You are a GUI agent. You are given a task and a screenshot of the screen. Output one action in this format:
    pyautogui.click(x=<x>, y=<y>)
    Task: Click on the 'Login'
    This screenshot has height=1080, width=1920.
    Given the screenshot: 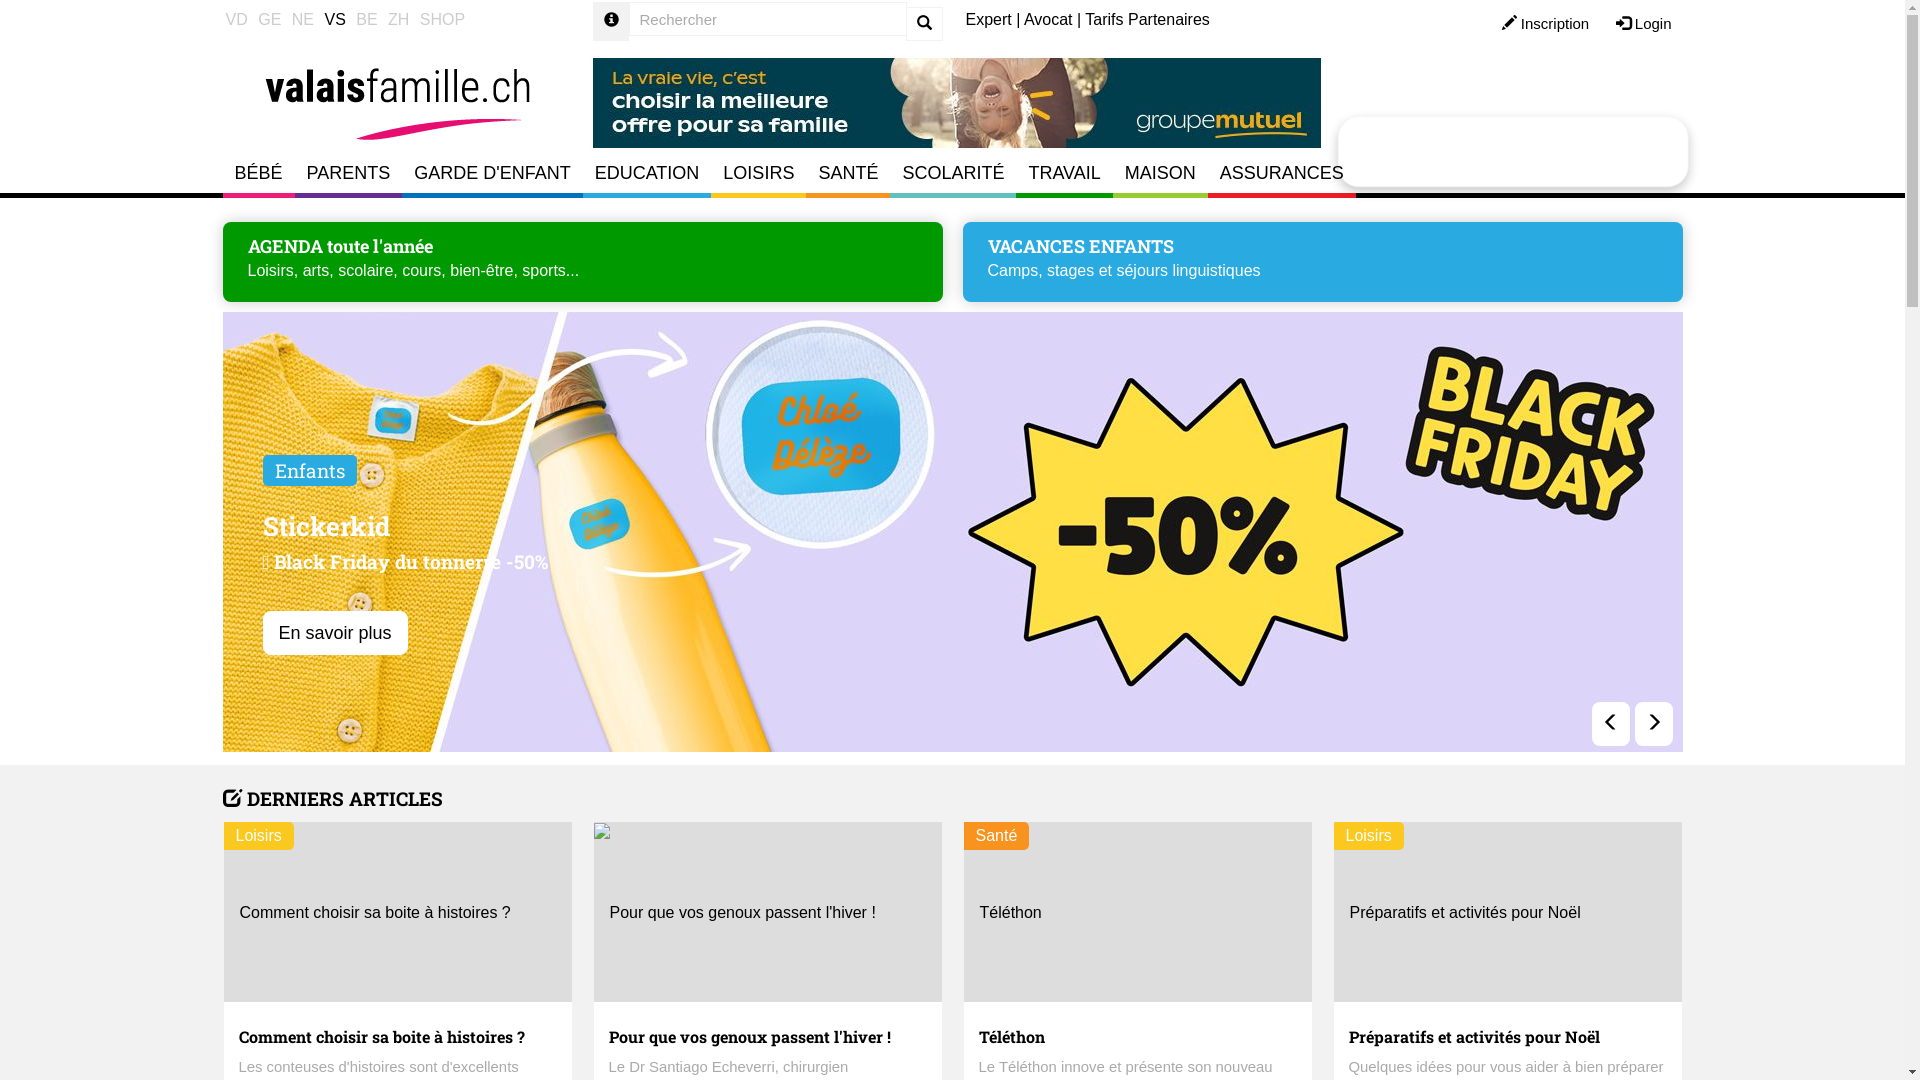 What is the action you would take?
    pyautogui.click(x=1643, y=24)
    